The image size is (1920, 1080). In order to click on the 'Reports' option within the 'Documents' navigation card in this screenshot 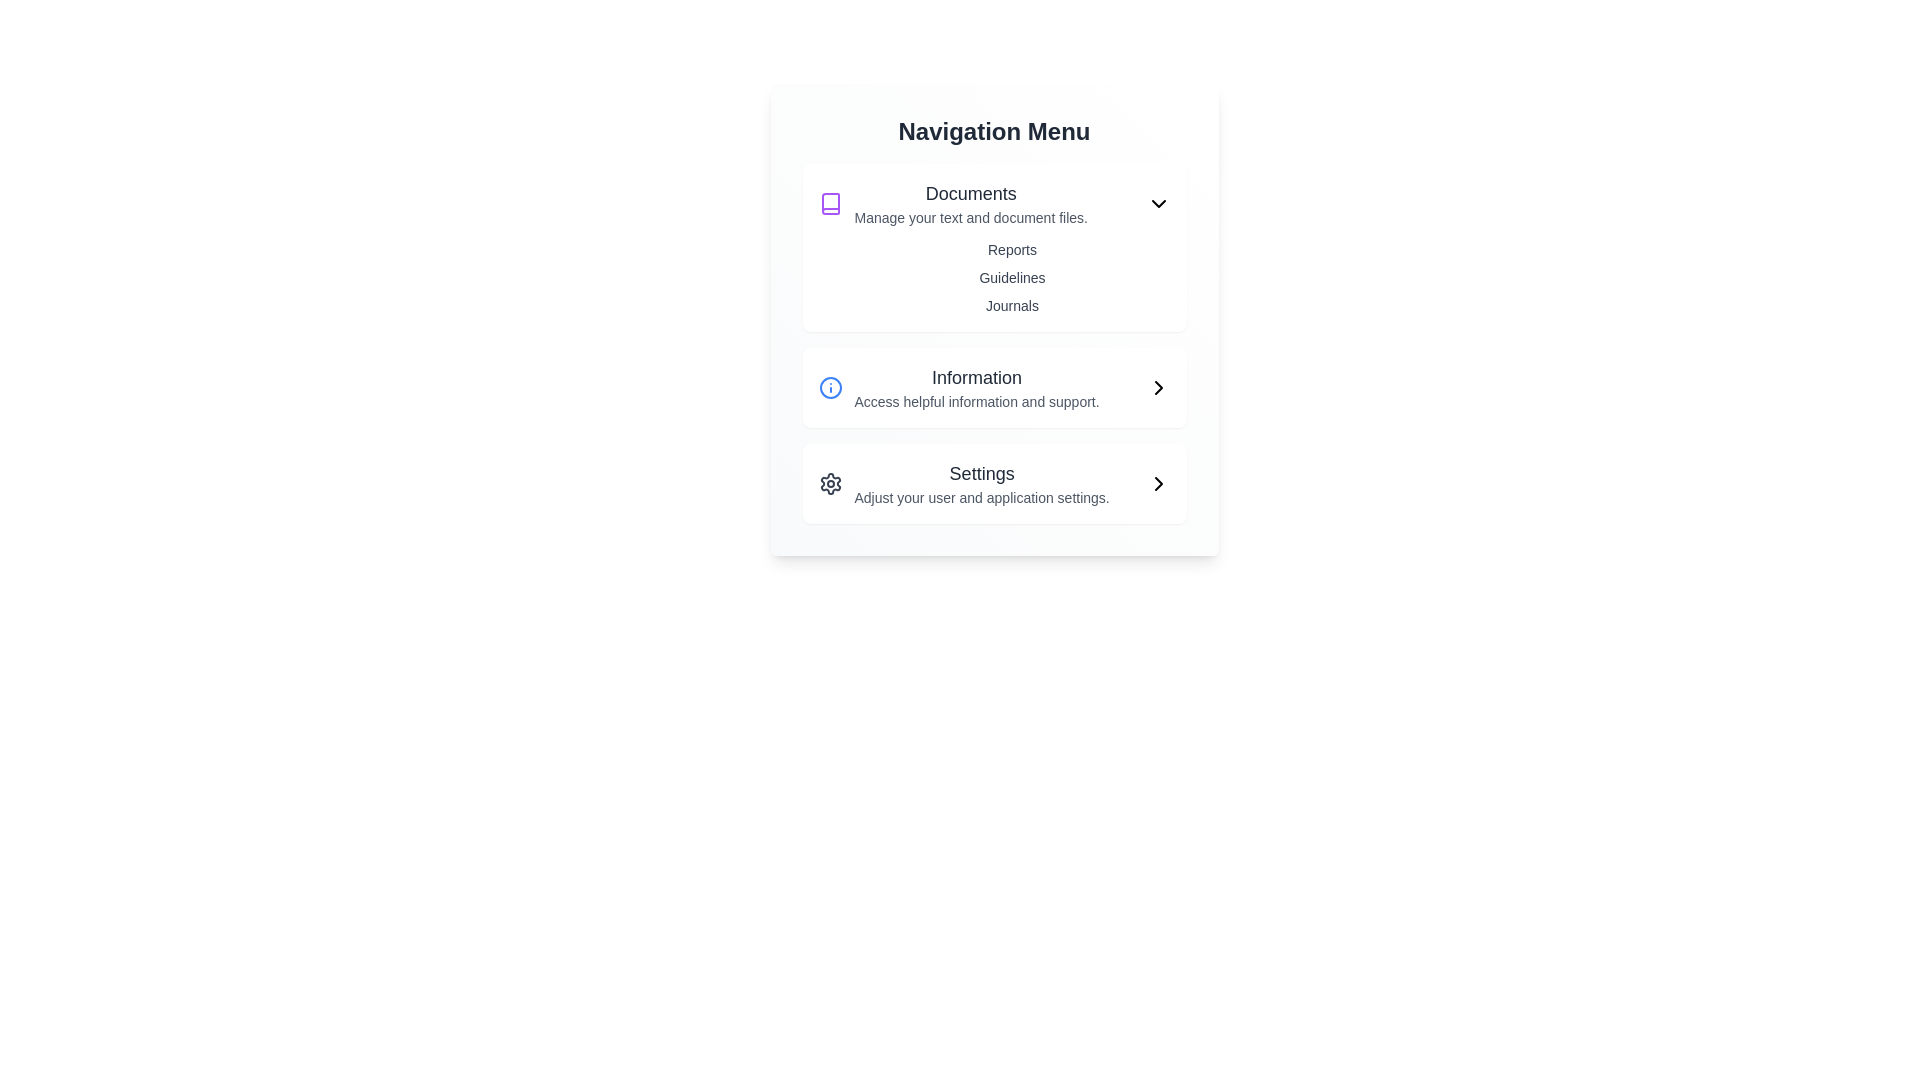, I will do `click(994, 246)`.